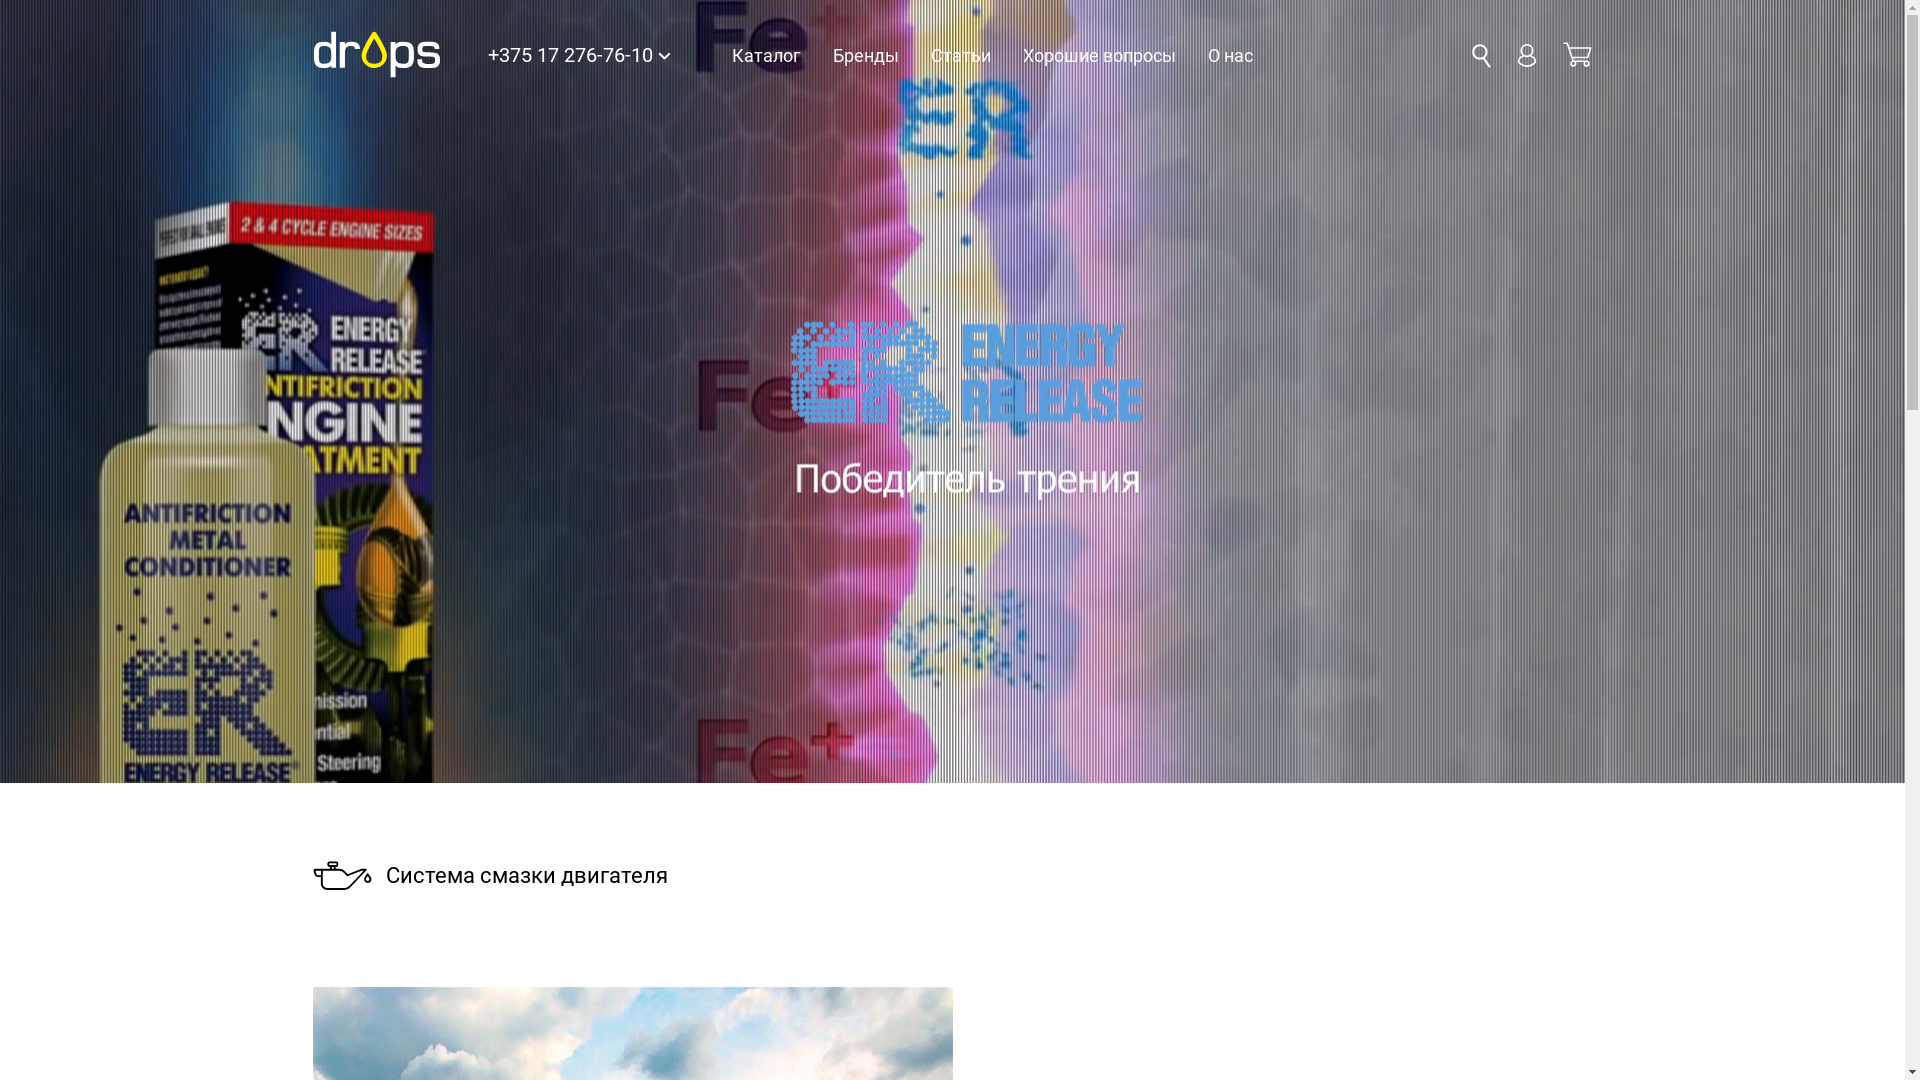 The height and width of the screenshot is (1080, 1920). I want to click on '+375 17 276-76-10', so click(577, 53).